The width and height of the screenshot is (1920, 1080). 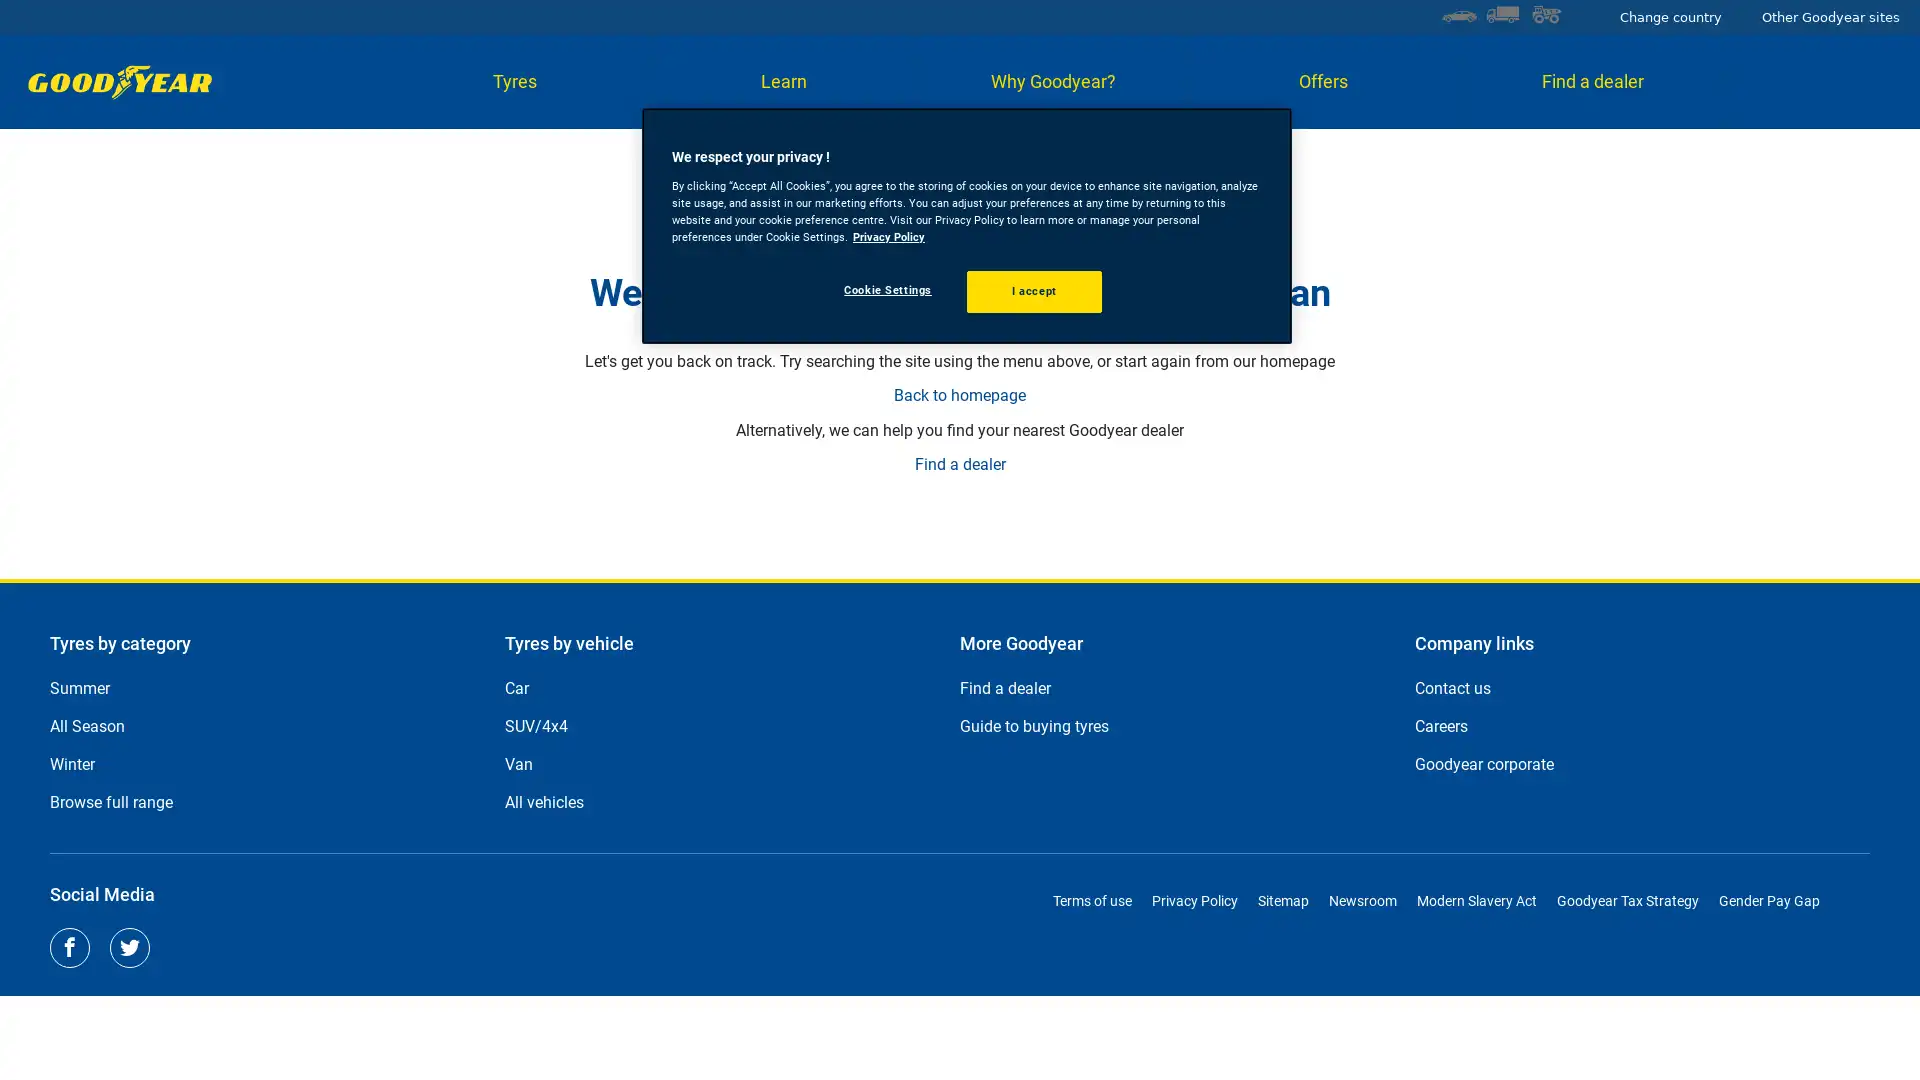 What do you see at coordinates (1034, 290) in the screenshot?
I see `I accept` at bounding box center [1034, 290].